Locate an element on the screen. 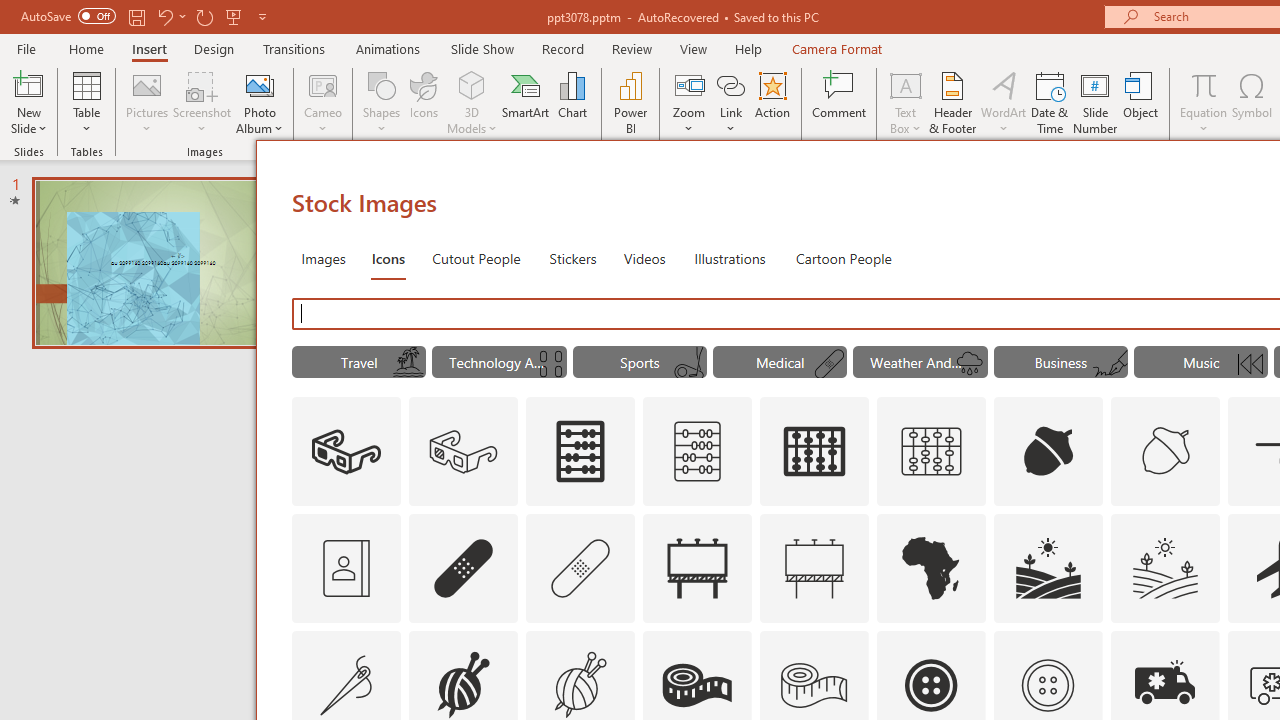 This screenshot has height=720, width=1280. 'Object...' is located at coordinates (1141, 103).